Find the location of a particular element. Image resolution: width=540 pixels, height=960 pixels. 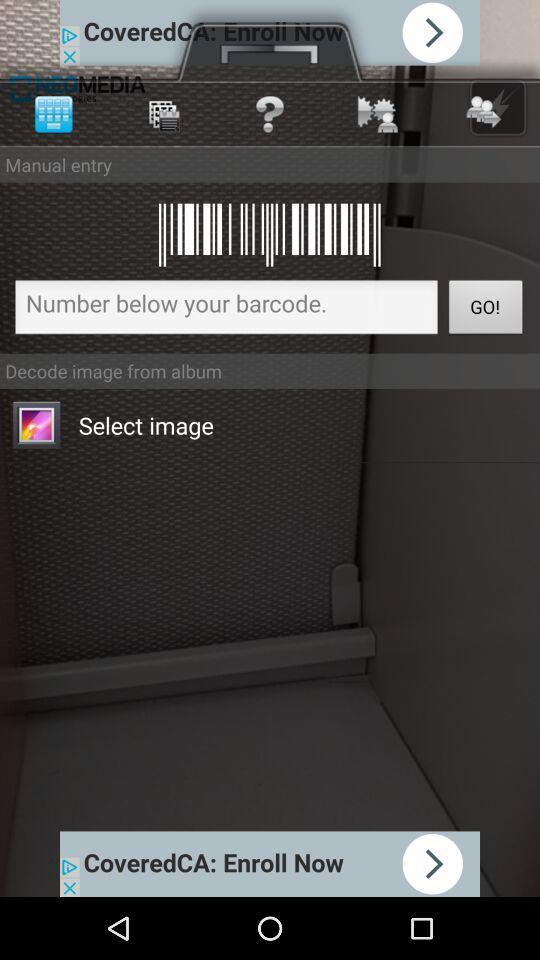

the button which is next to the text field is located at coordinates (485, 310).